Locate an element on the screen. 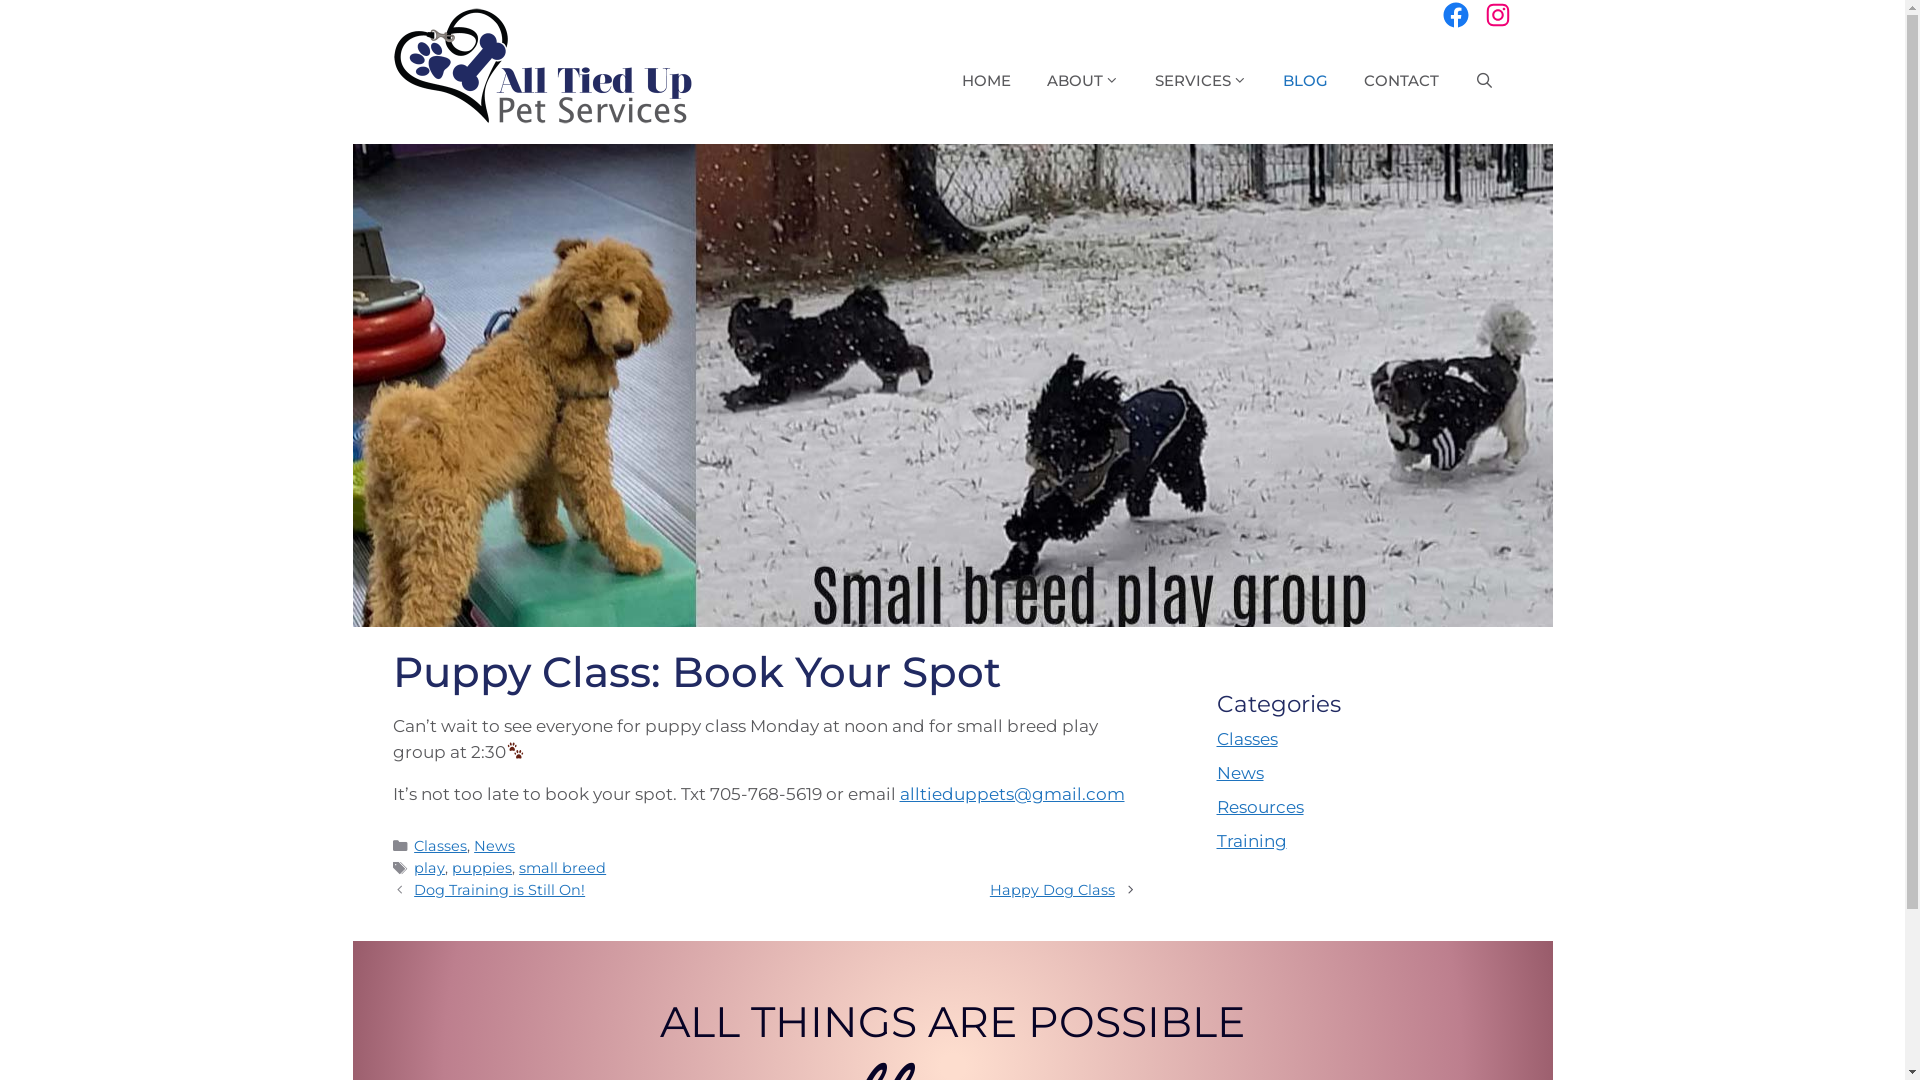 This screenshot has width=1920, height=1080. 'Resources' is located at coordinates (1258, 805).